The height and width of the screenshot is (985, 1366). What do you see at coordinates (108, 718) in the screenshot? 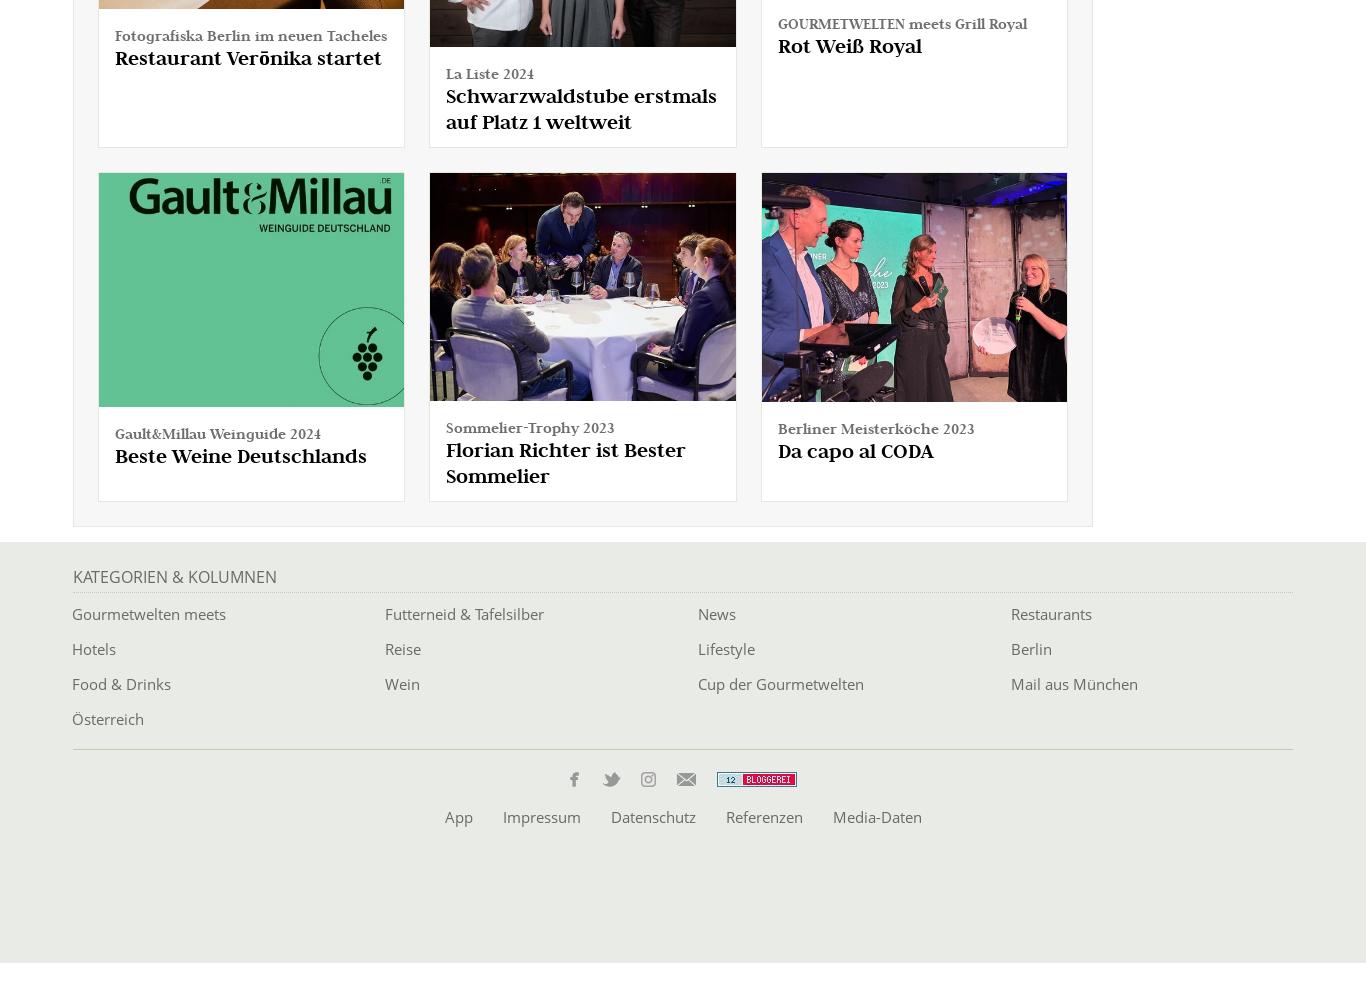
I see `'Österreich'` at bounding box center [108, 718].